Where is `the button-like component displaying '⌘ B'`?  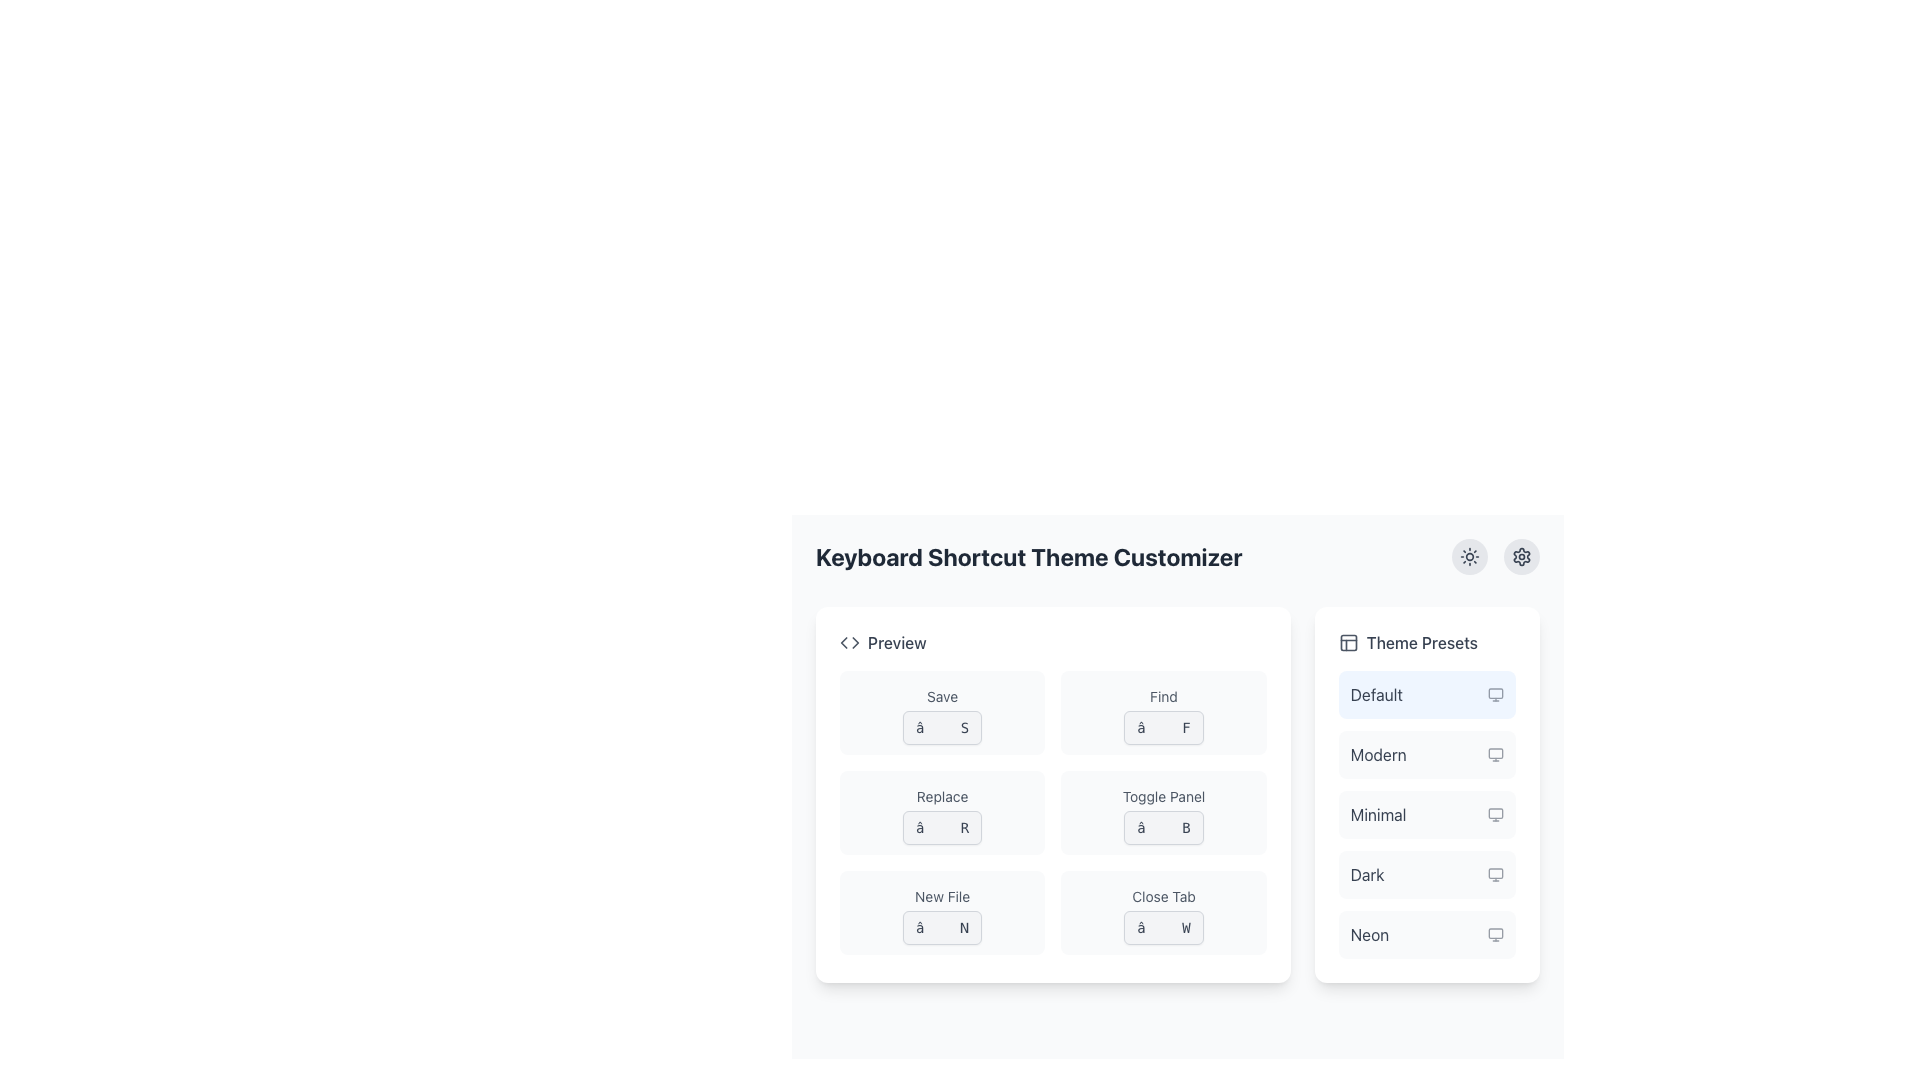
the button-like component displaying '⌘ B' is located at coordinates (1163, 828).